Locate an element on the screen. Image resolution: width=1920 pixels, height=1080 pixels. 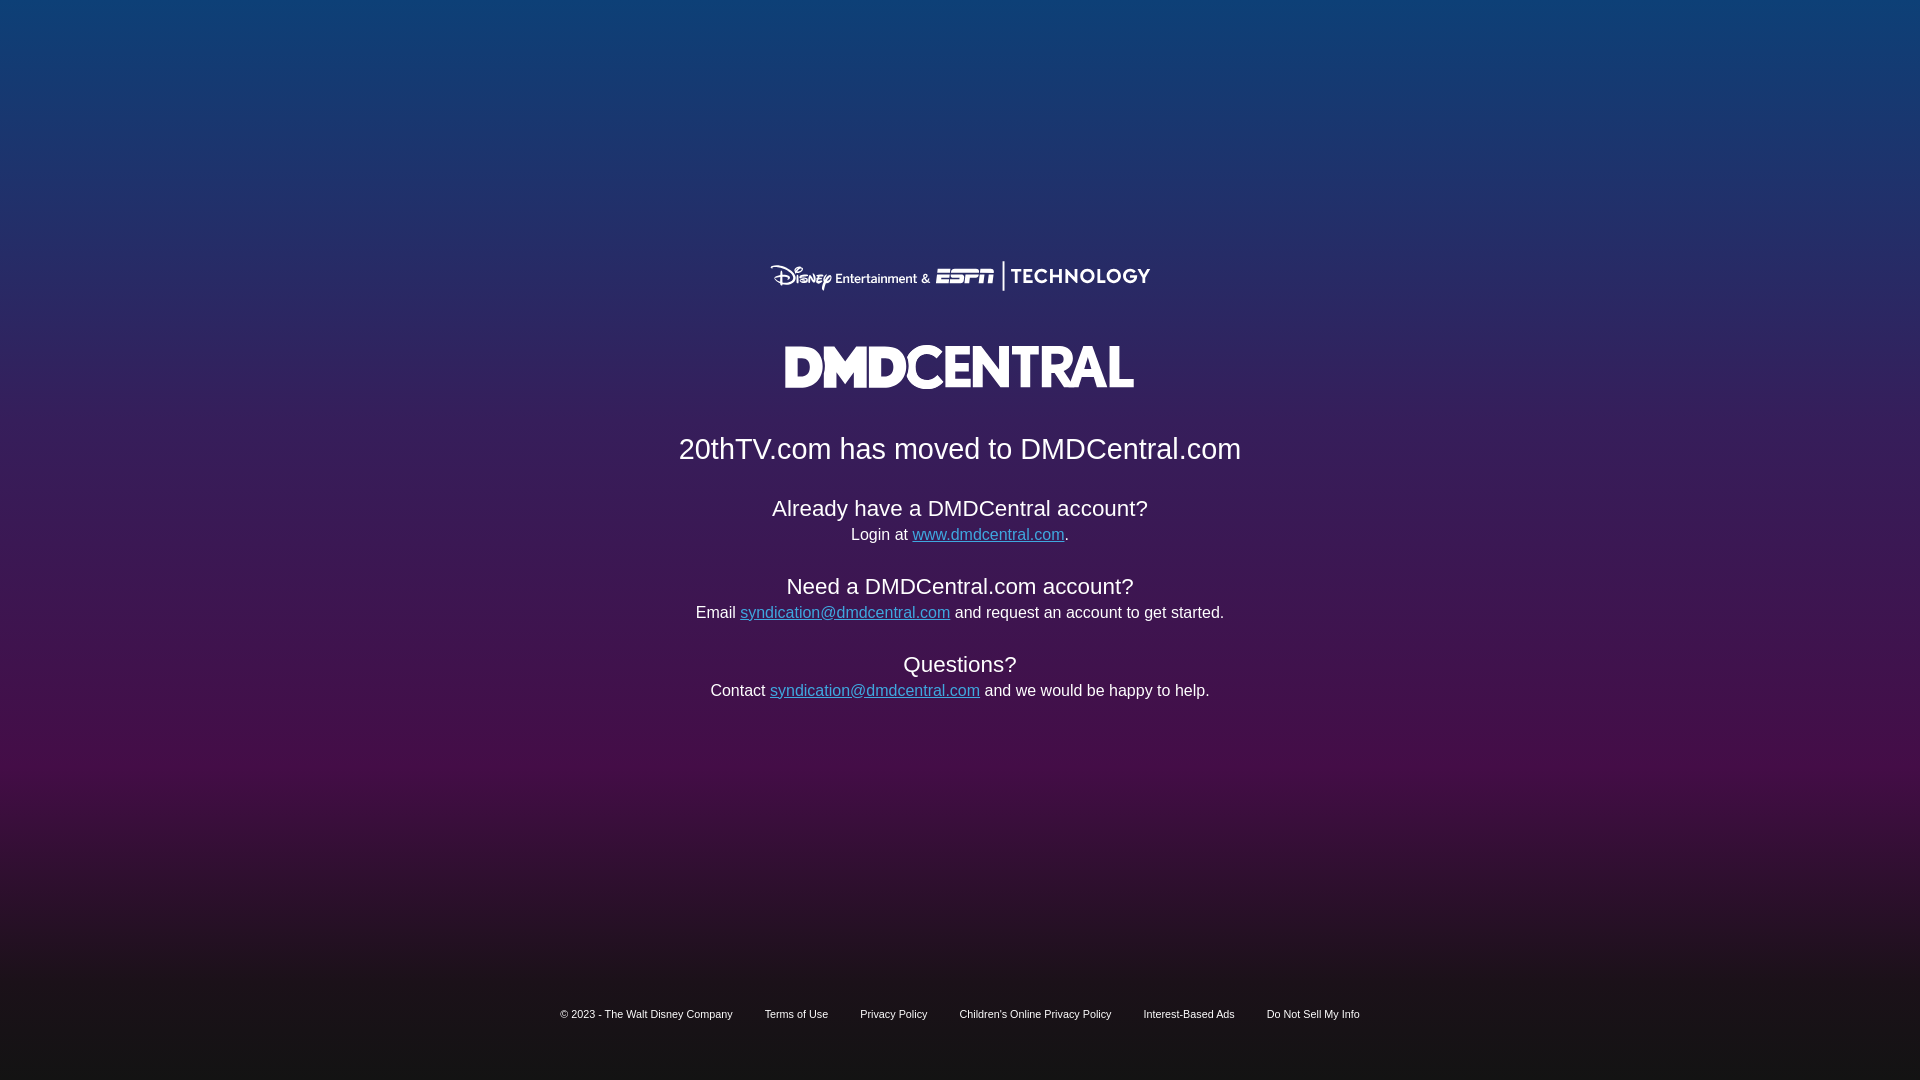
'Do Not Sell My Info' is located at coordinates (1250, 1014).